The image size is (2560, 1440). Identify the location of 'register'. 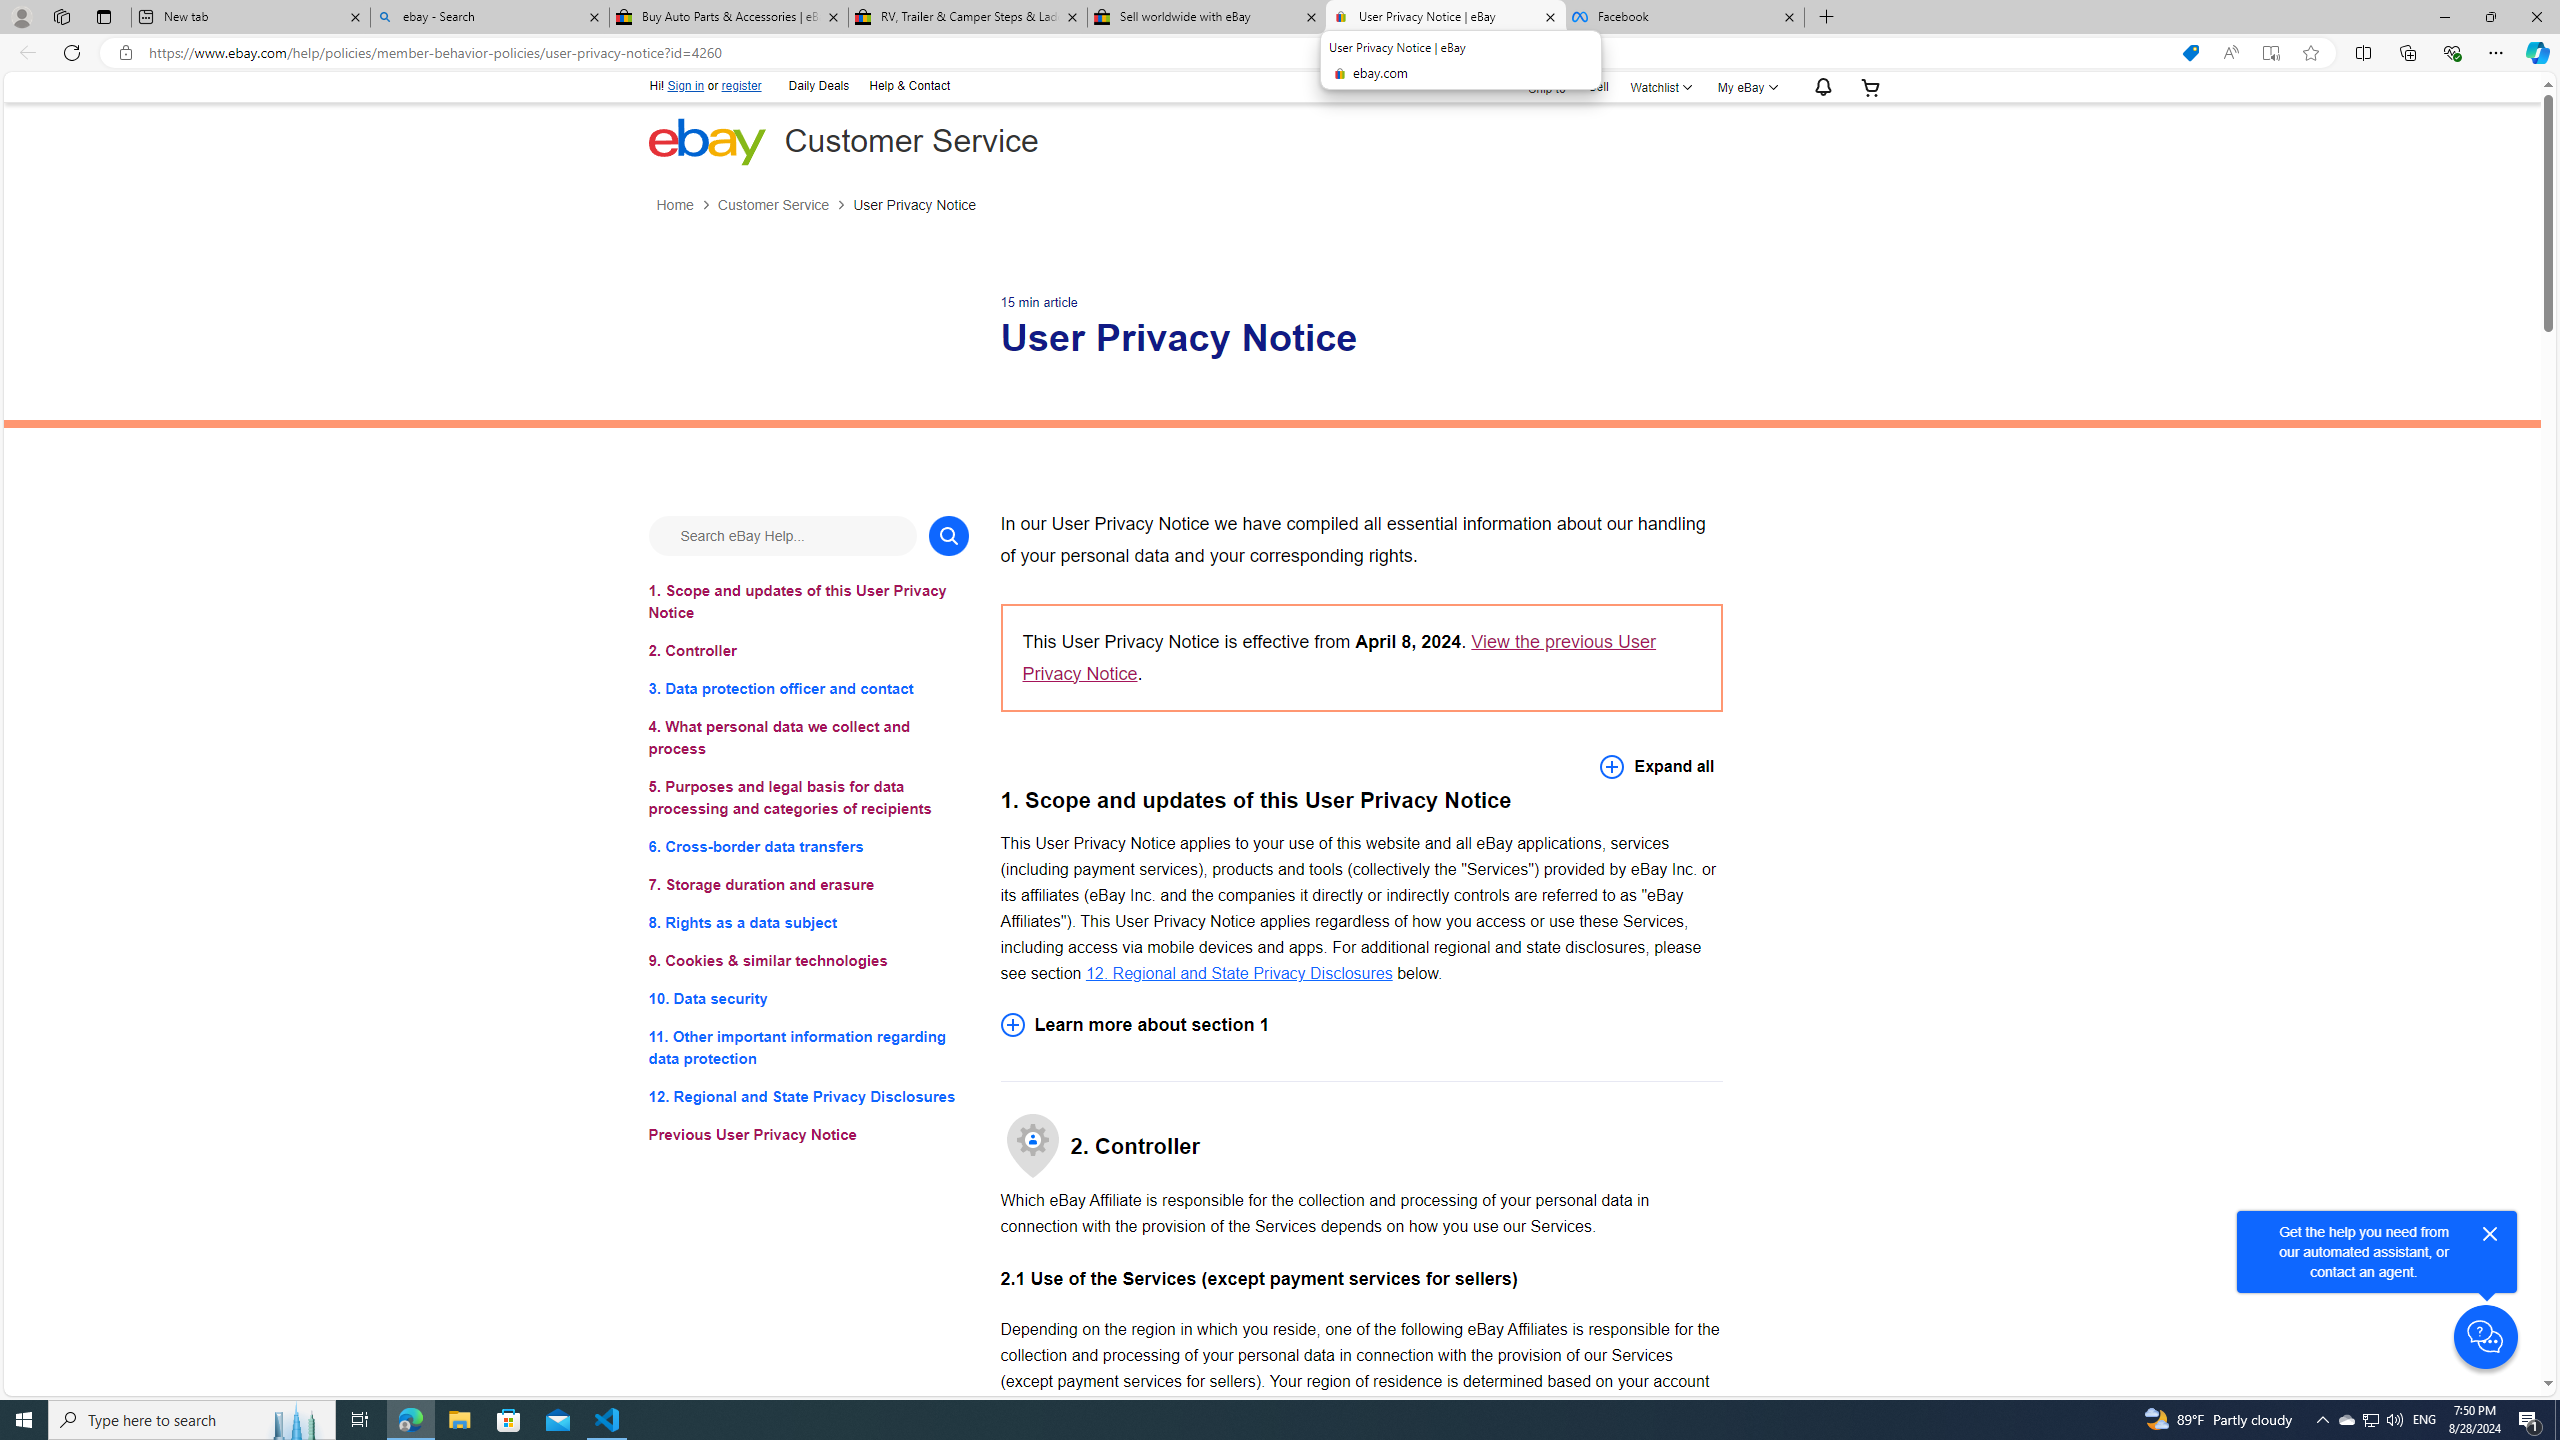
(741, 85).